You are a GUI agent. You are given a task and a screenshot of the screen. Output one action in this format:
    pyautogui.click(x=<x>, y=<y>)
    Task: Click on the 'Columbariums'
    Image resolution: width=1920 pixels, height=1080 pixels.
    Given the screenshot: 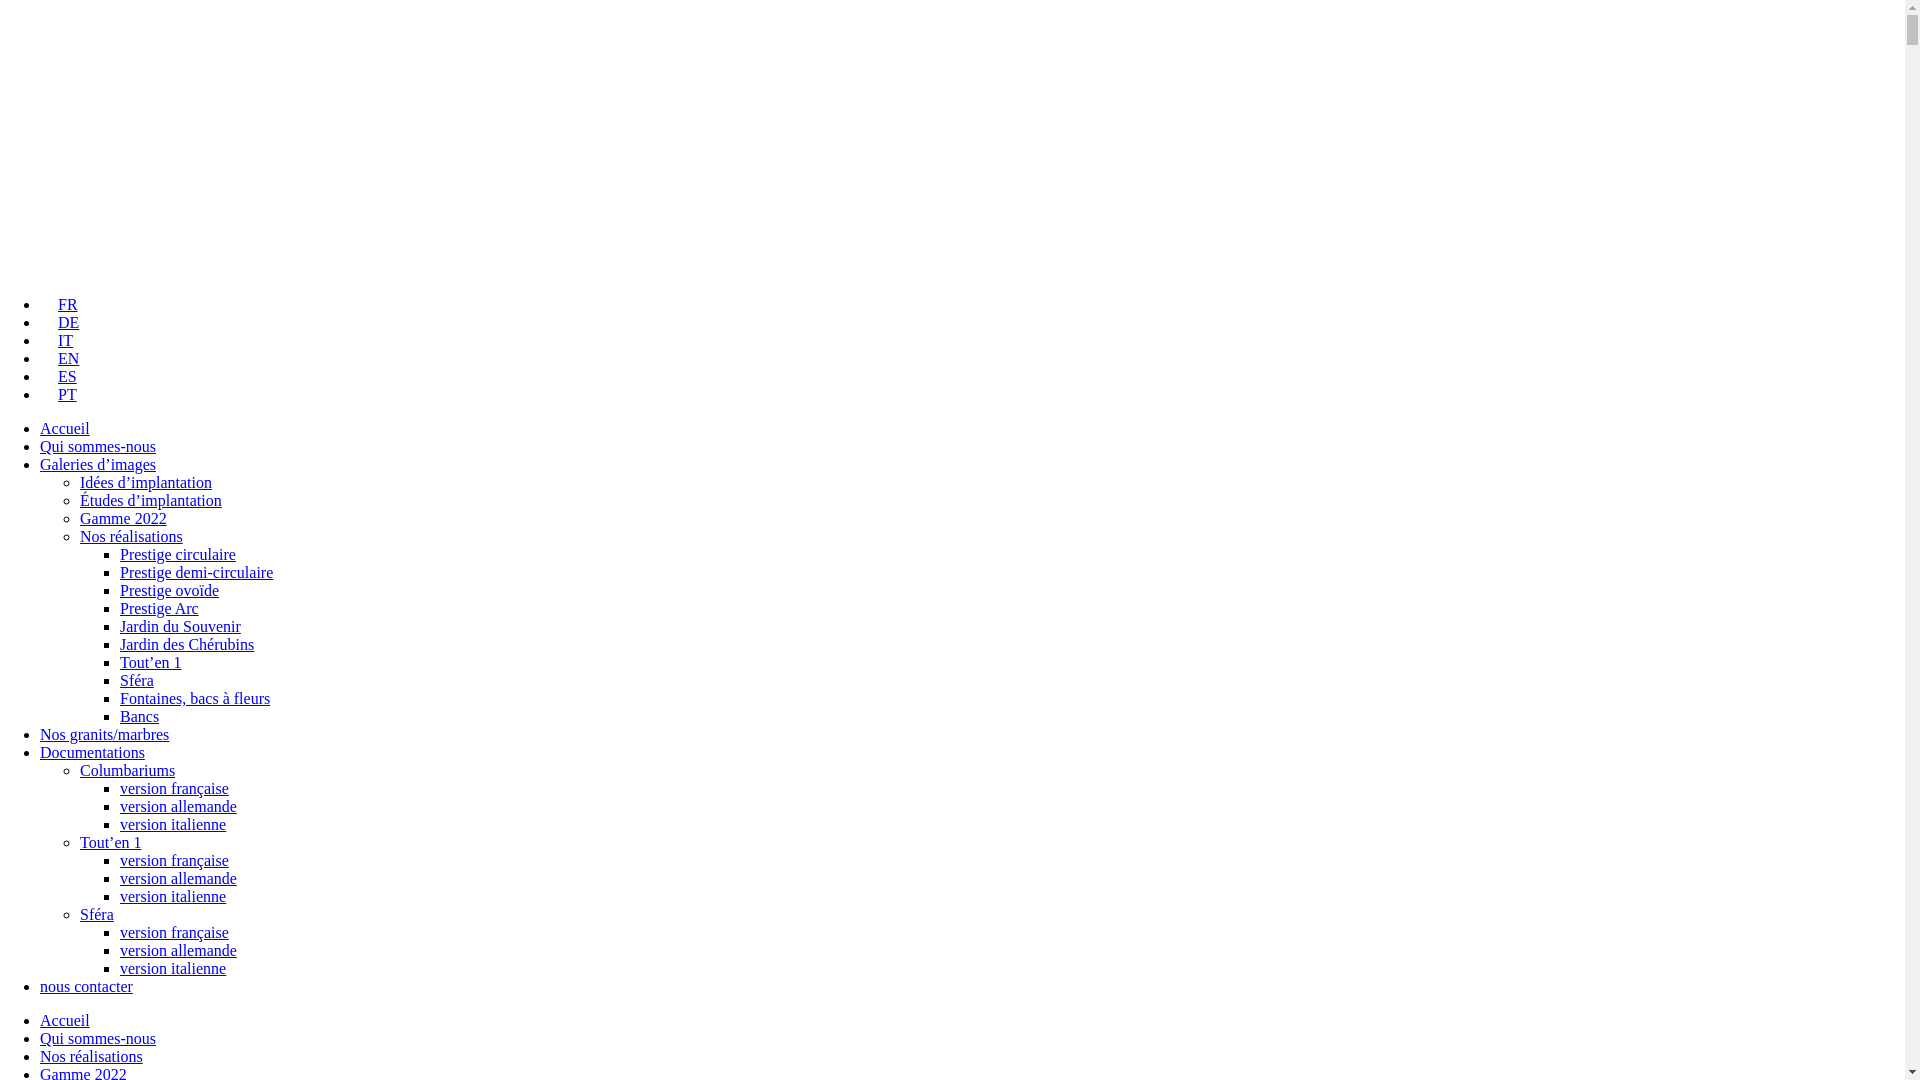 What is the action you would take?
    pyautogui.click(x=126, y=769)
    